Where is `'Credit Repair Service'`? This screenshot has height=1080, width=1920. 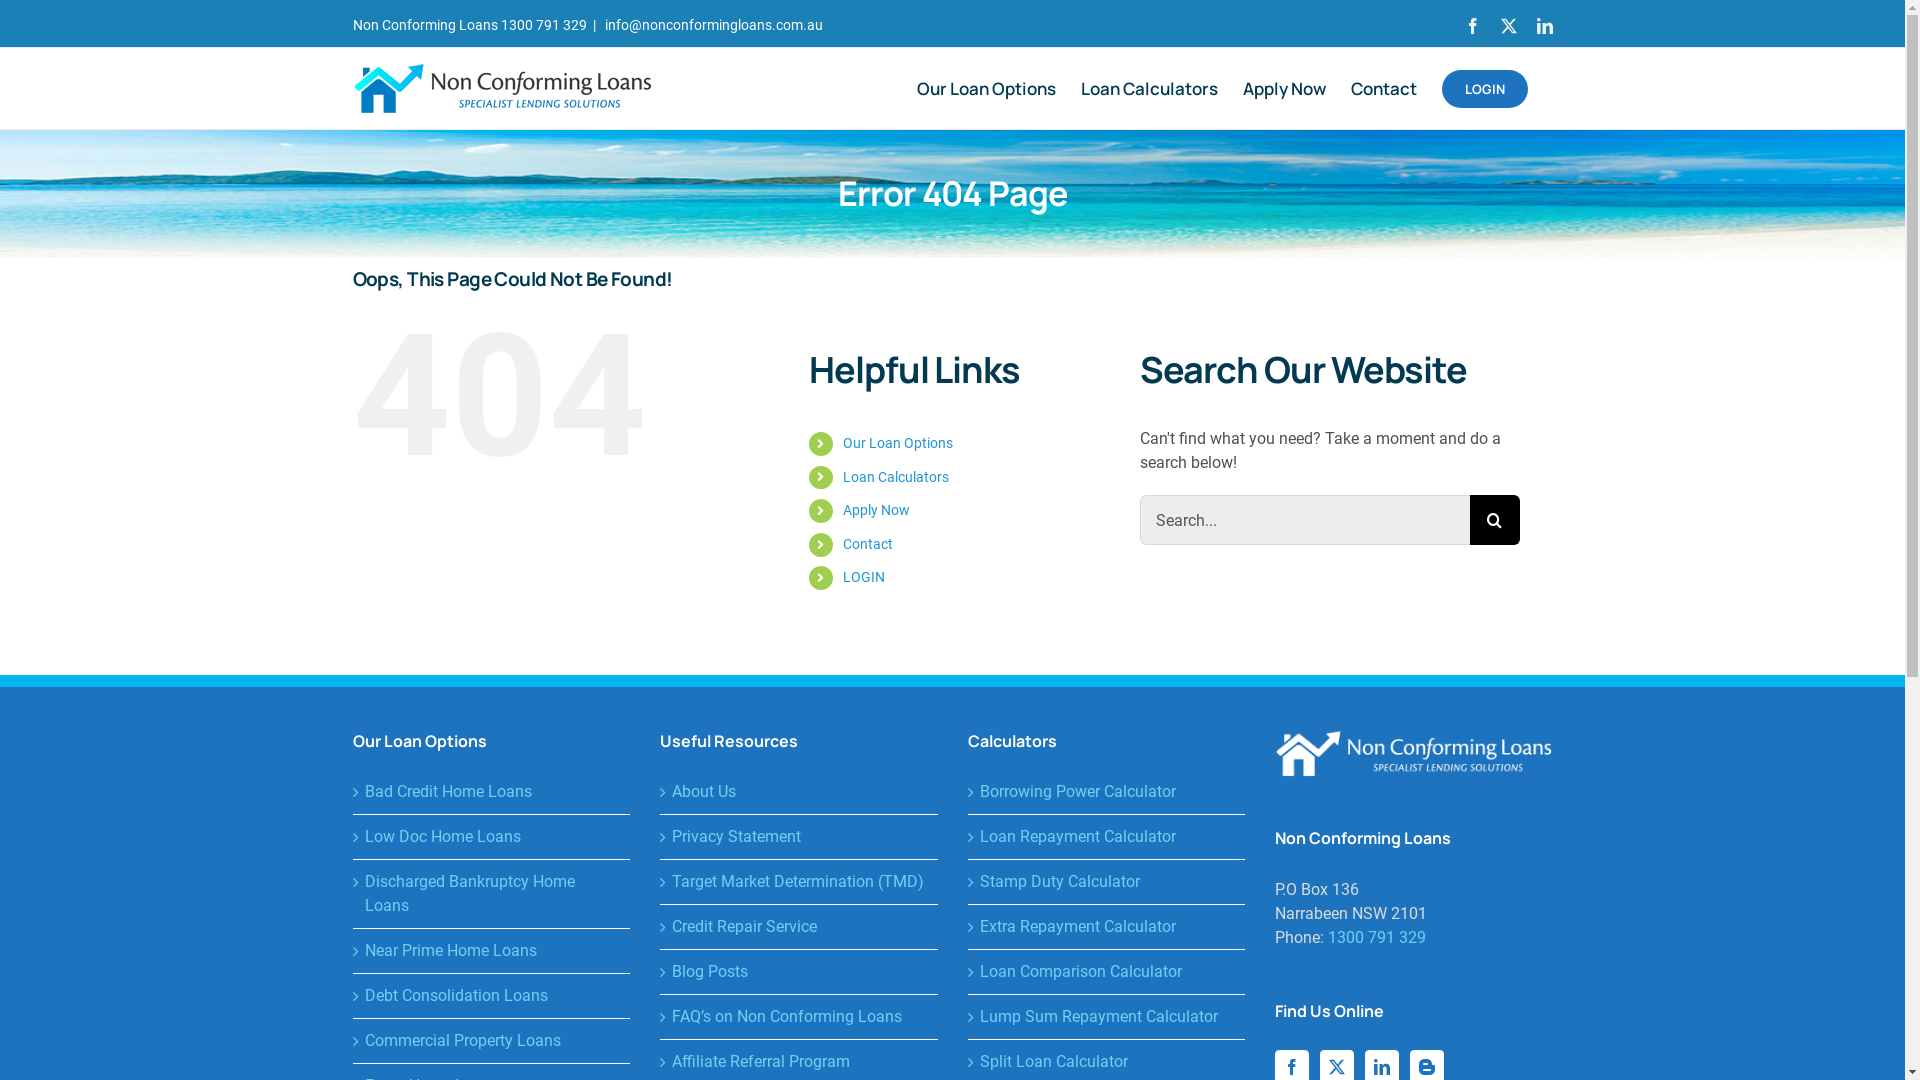 'Credit Repair Service' is located at coordinates (800, 926).